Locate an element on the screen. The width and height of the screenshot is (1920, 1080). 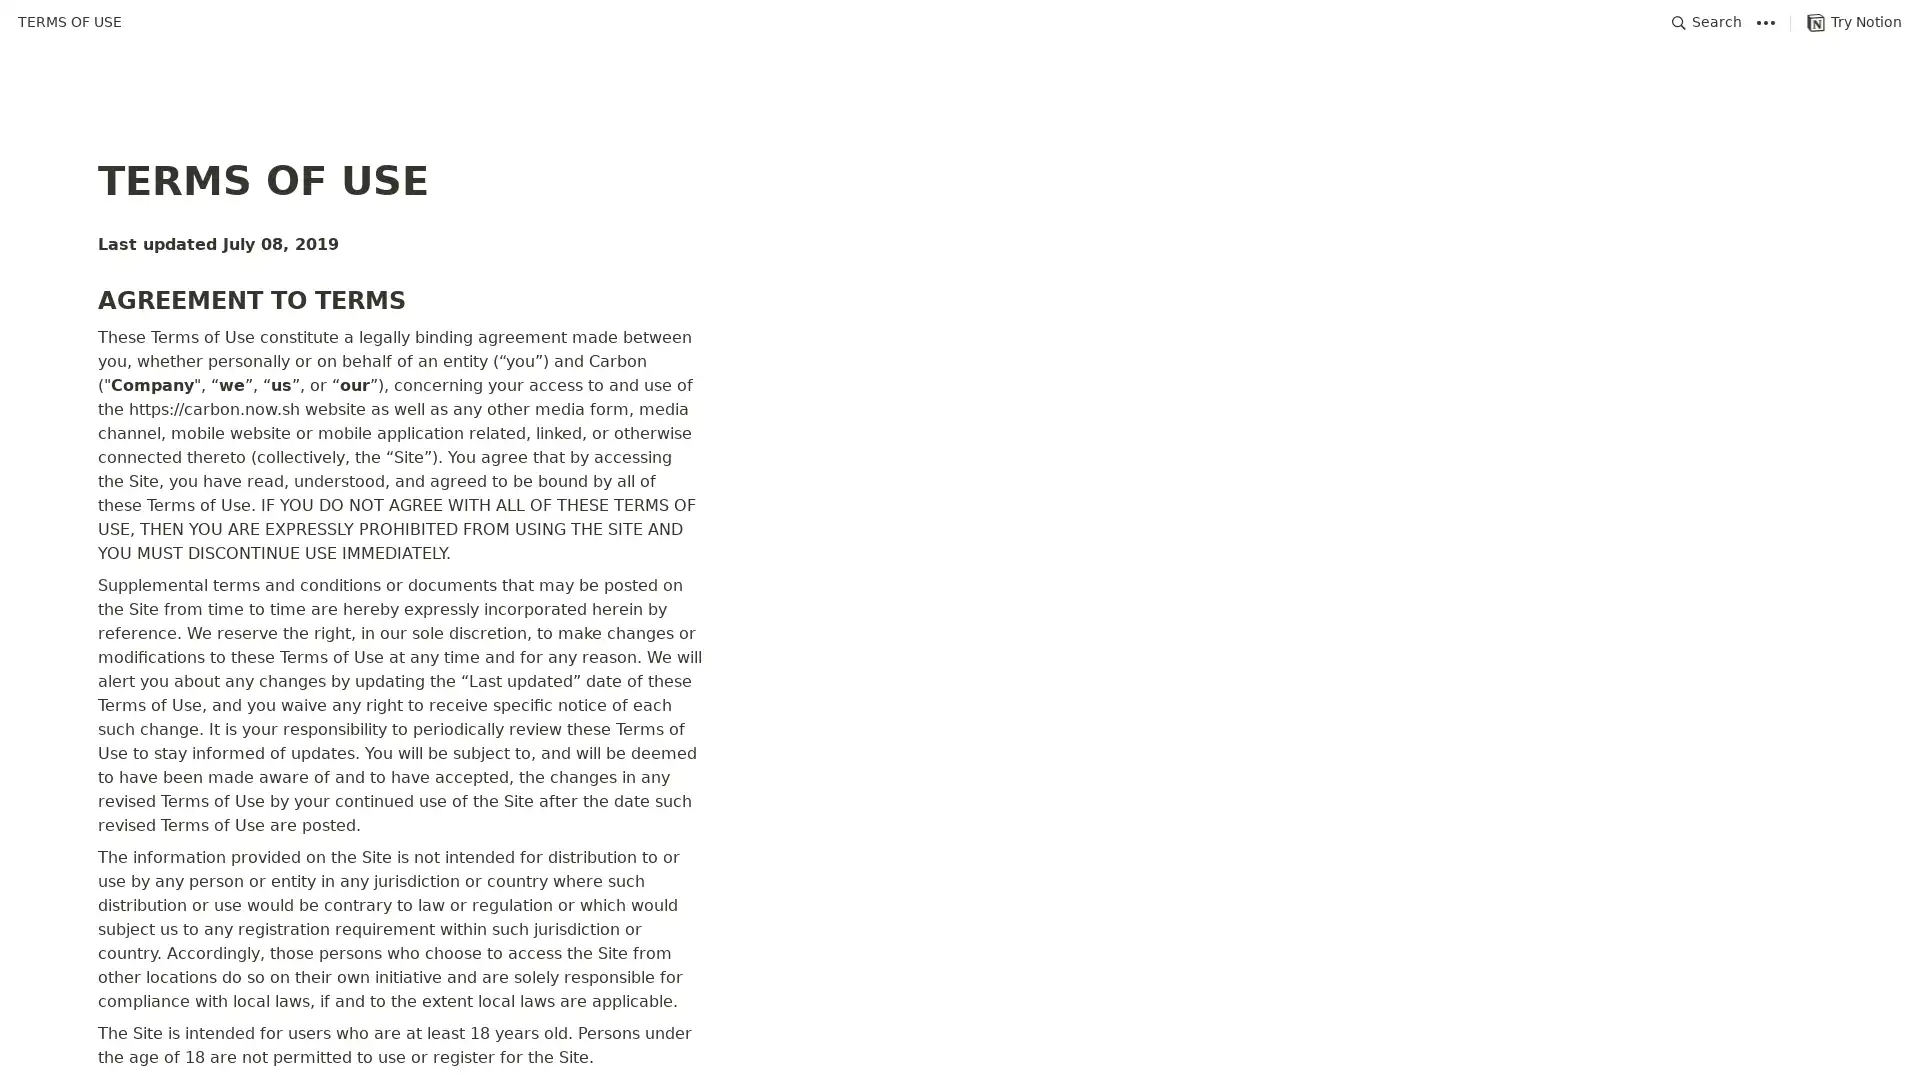
Search is located at coordinates (1706, 22).